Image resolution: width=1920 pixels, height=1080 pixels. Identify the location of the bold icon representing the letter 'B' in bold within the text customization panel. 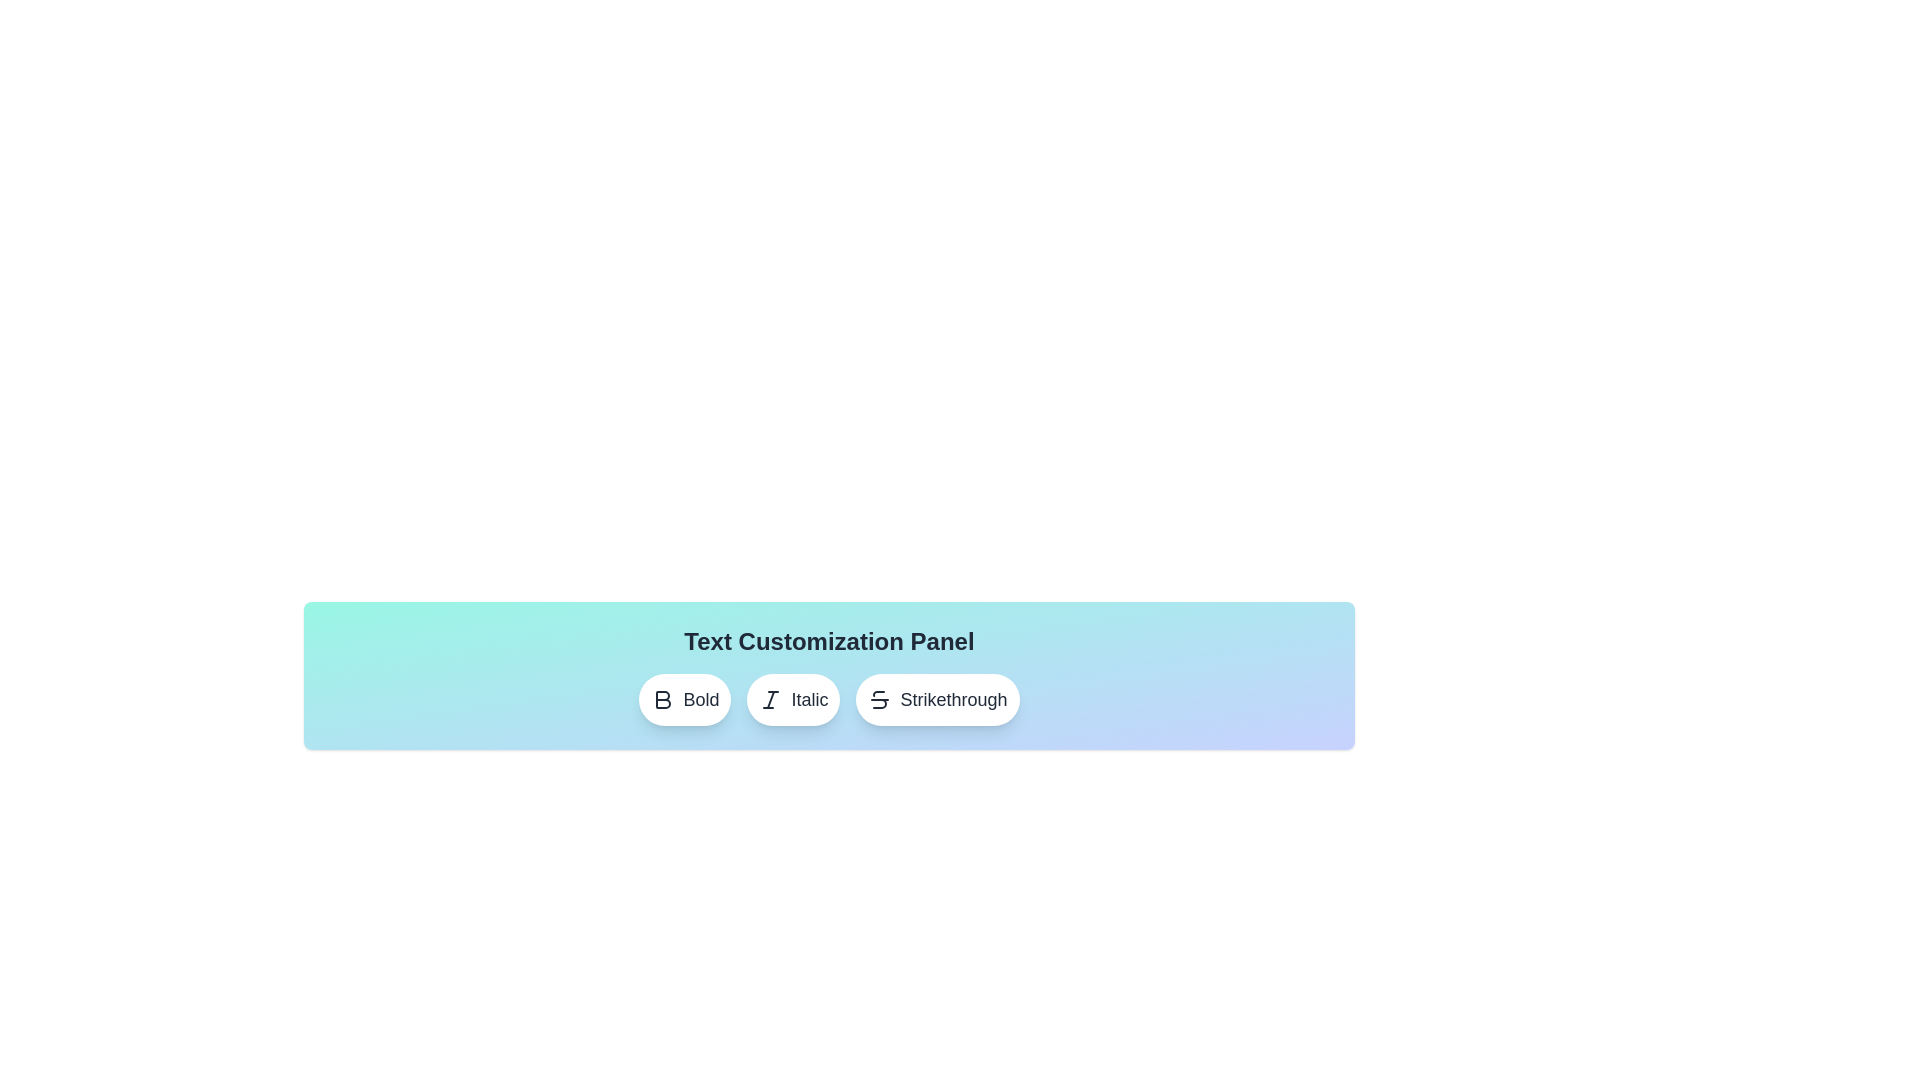
(663, 698).